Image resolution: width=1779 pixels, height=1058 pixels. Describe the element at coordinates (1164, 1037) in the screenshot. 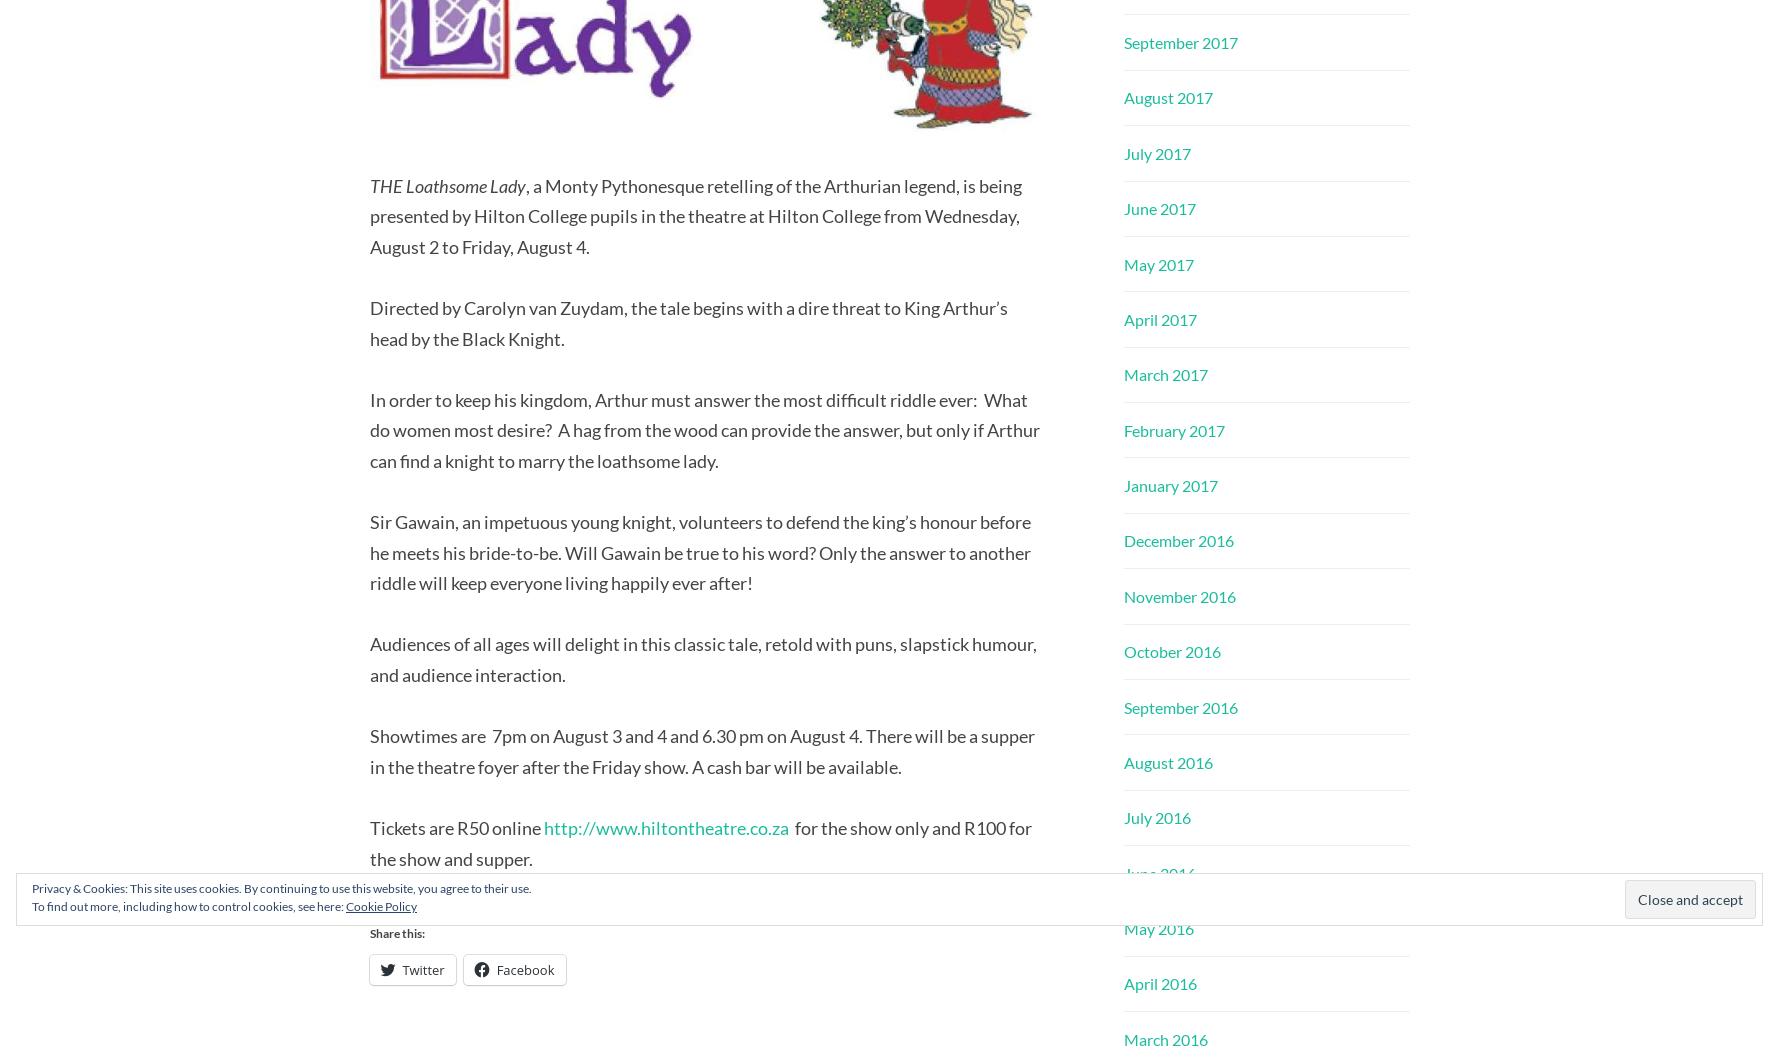

I see `'March 2016'` at that location.